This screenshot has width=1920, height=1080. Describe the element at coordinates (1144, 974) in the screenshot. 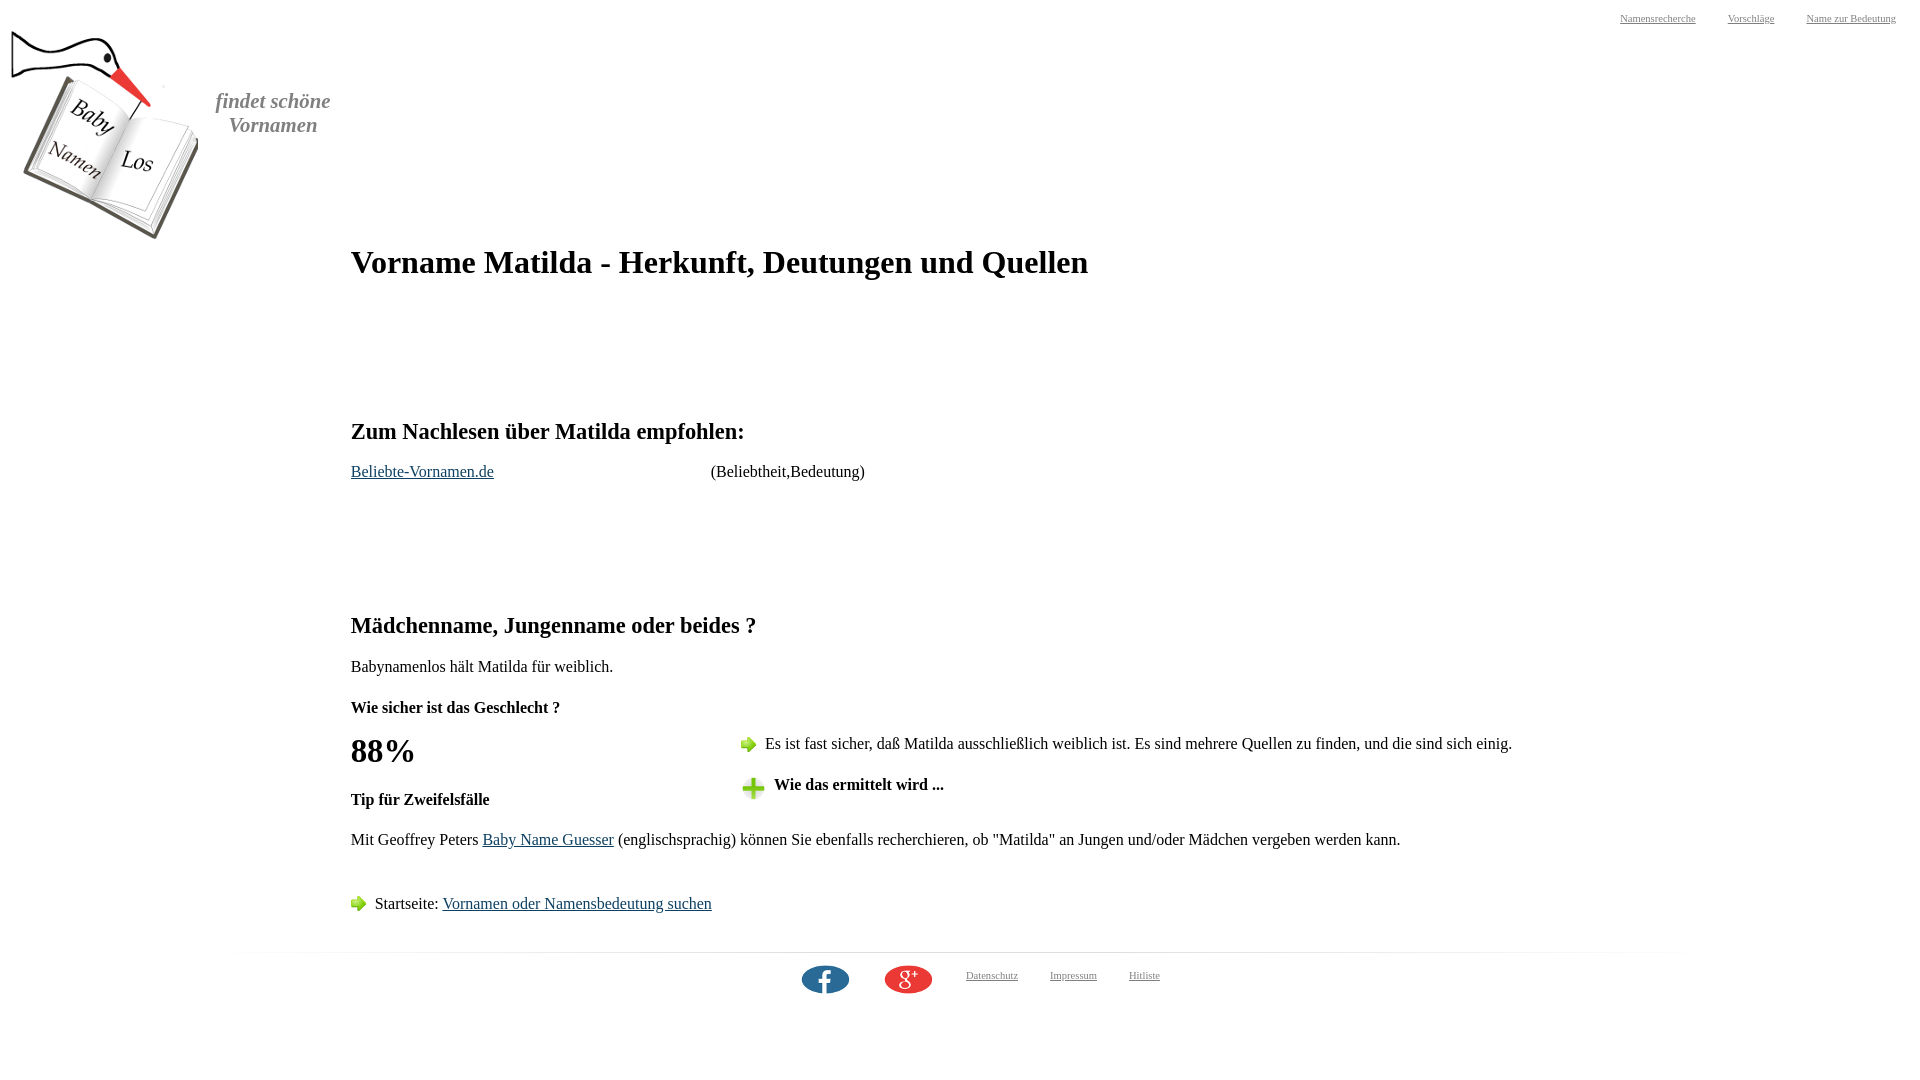

I see `'Hitliste'` at that location.